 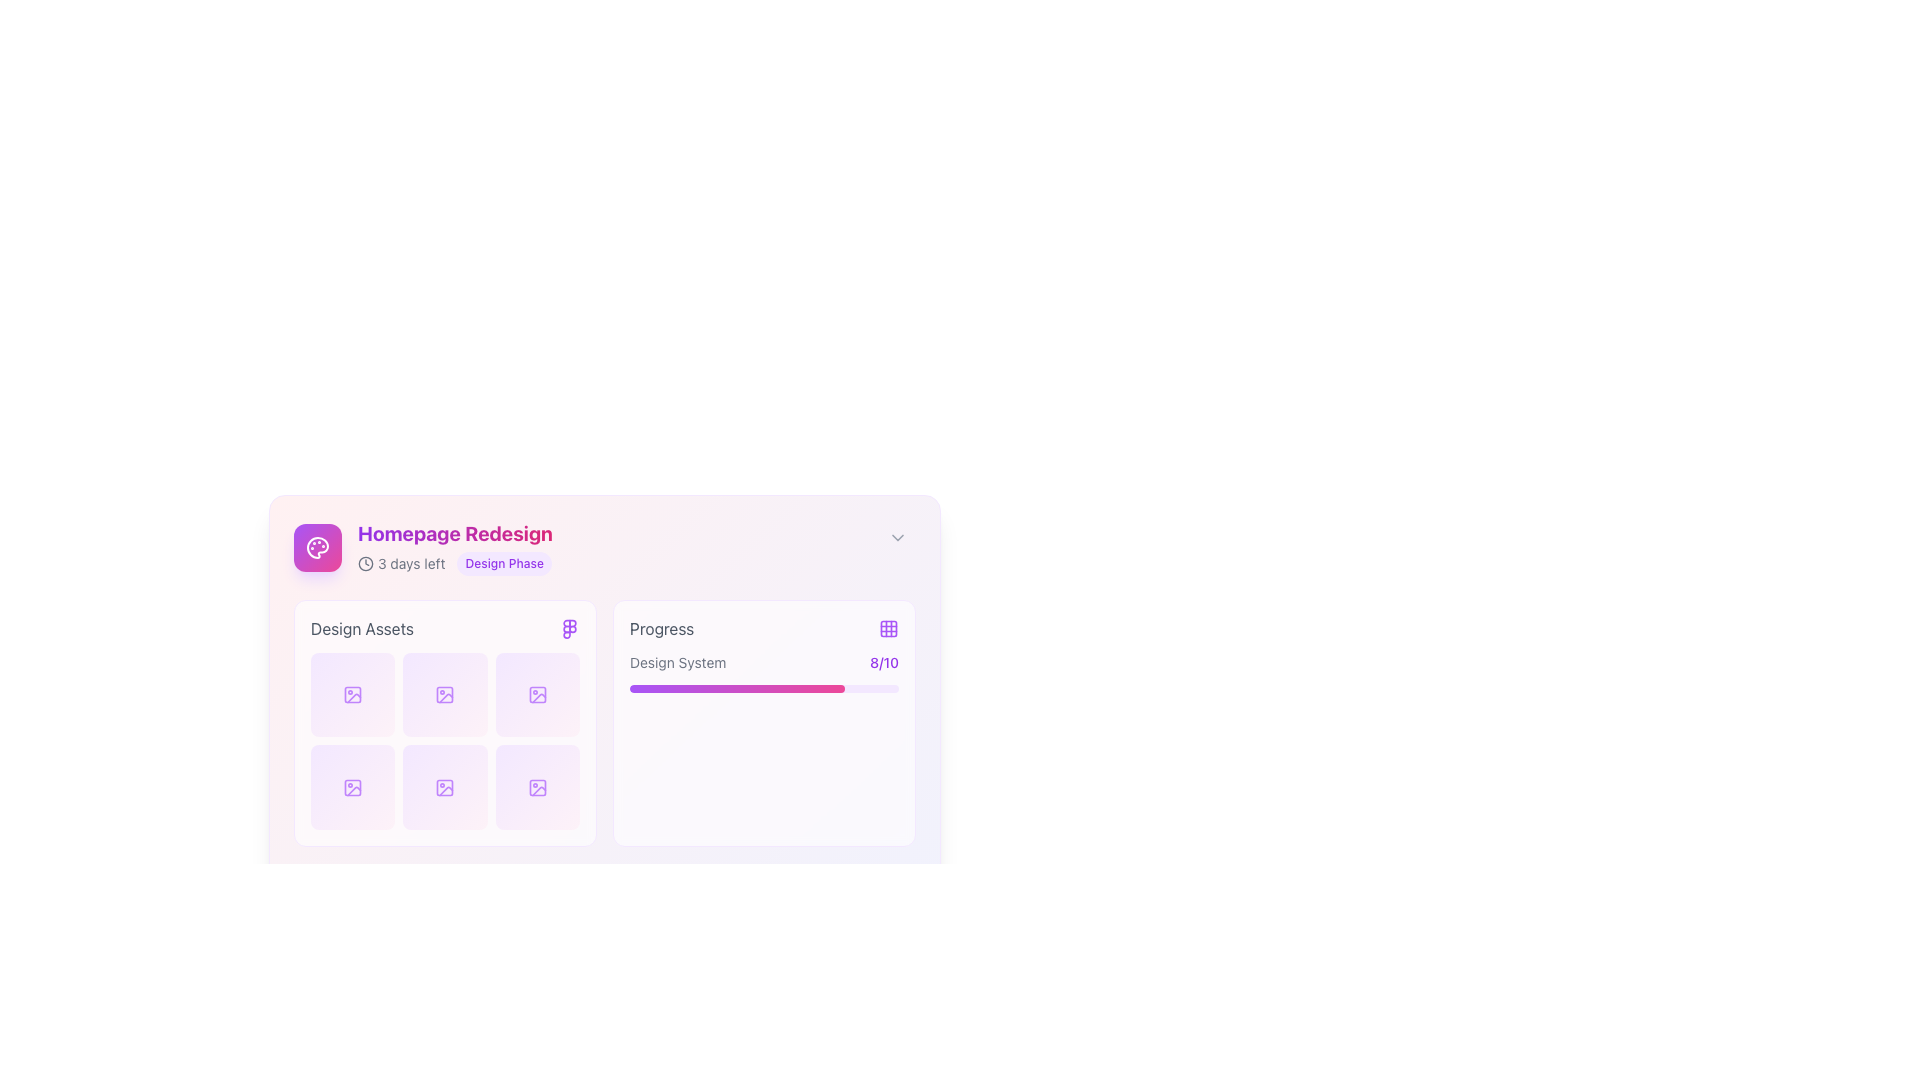 What do you see at coordinates (365, 563) in the screenshot?
I see `the time icon located to the left of the text '3 days left' in the header section of the 'Homepage Redesign' card` at bounding box center [365, 563].